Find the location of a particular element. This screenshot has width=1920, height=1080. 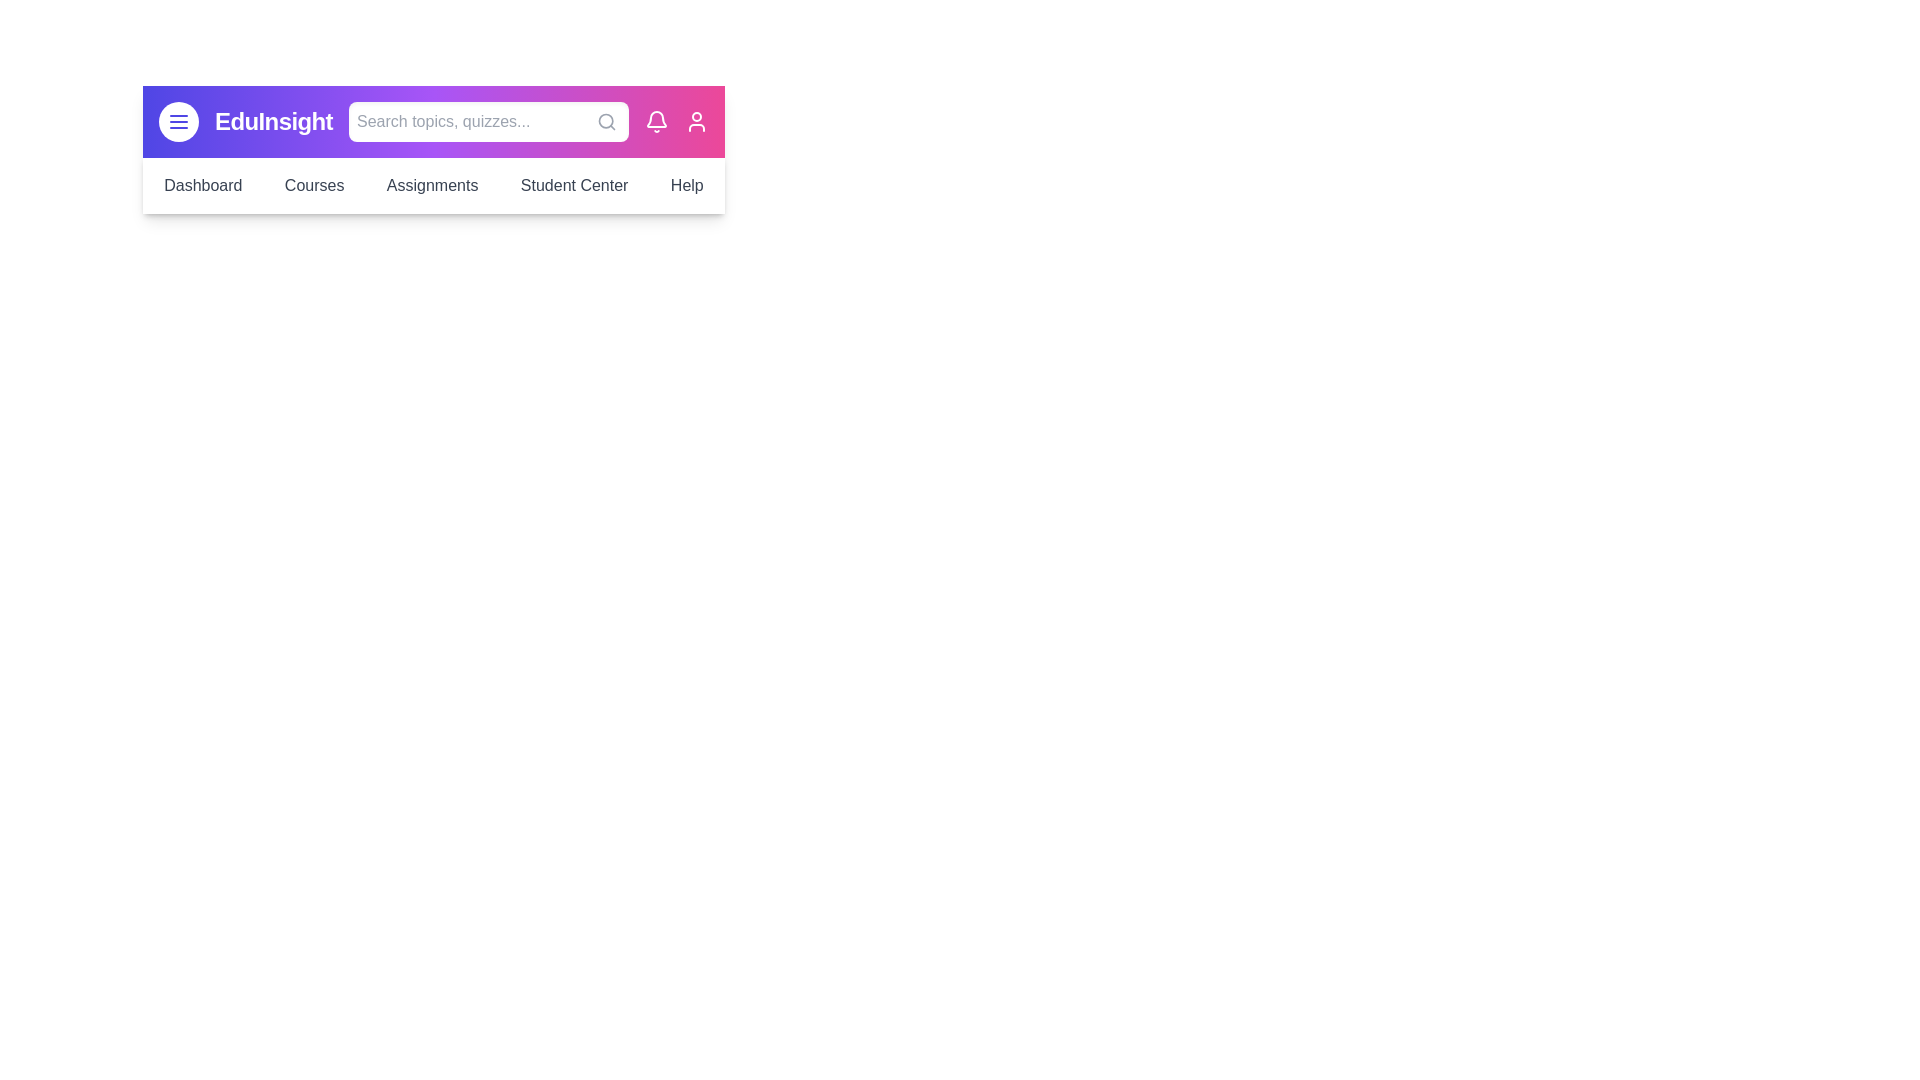

the user icon to access the user profile is located at coordinates (696, 122).